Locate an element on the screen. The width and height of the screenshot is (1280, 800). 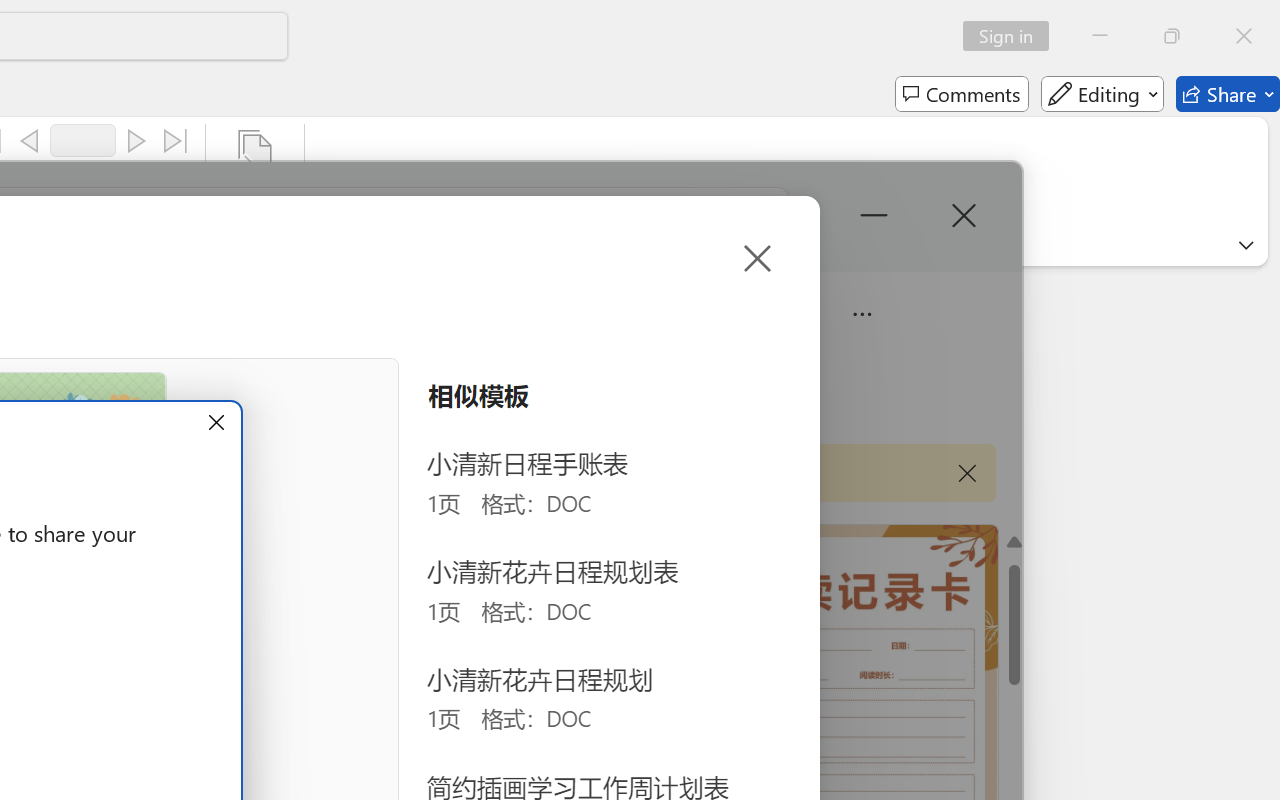
'Editing' is located at coordinates (1101, 94).